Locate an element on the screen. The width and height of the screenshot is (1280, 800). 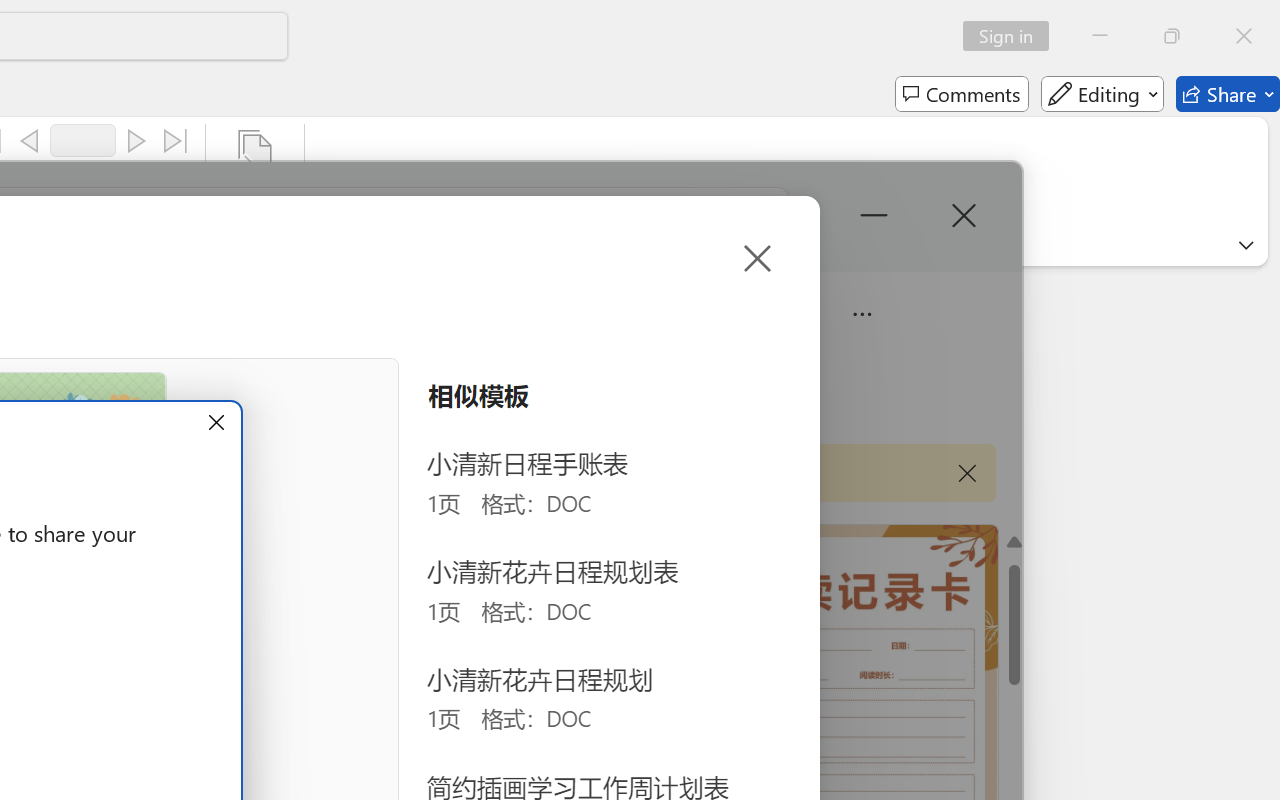
'Editing' is located at coordinates (1101, 94).